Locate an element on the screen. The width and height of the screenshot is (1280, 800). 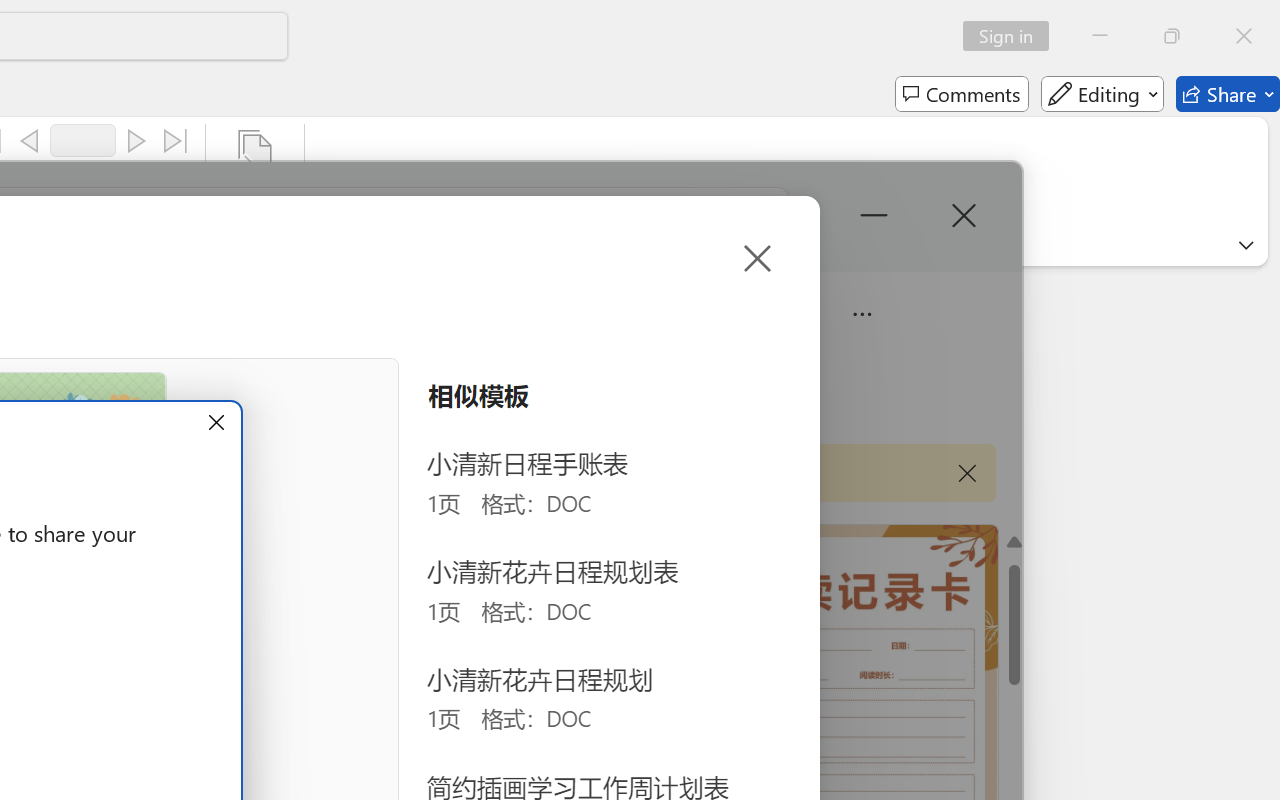
'Editing' is located at coordinates (1101, 94).